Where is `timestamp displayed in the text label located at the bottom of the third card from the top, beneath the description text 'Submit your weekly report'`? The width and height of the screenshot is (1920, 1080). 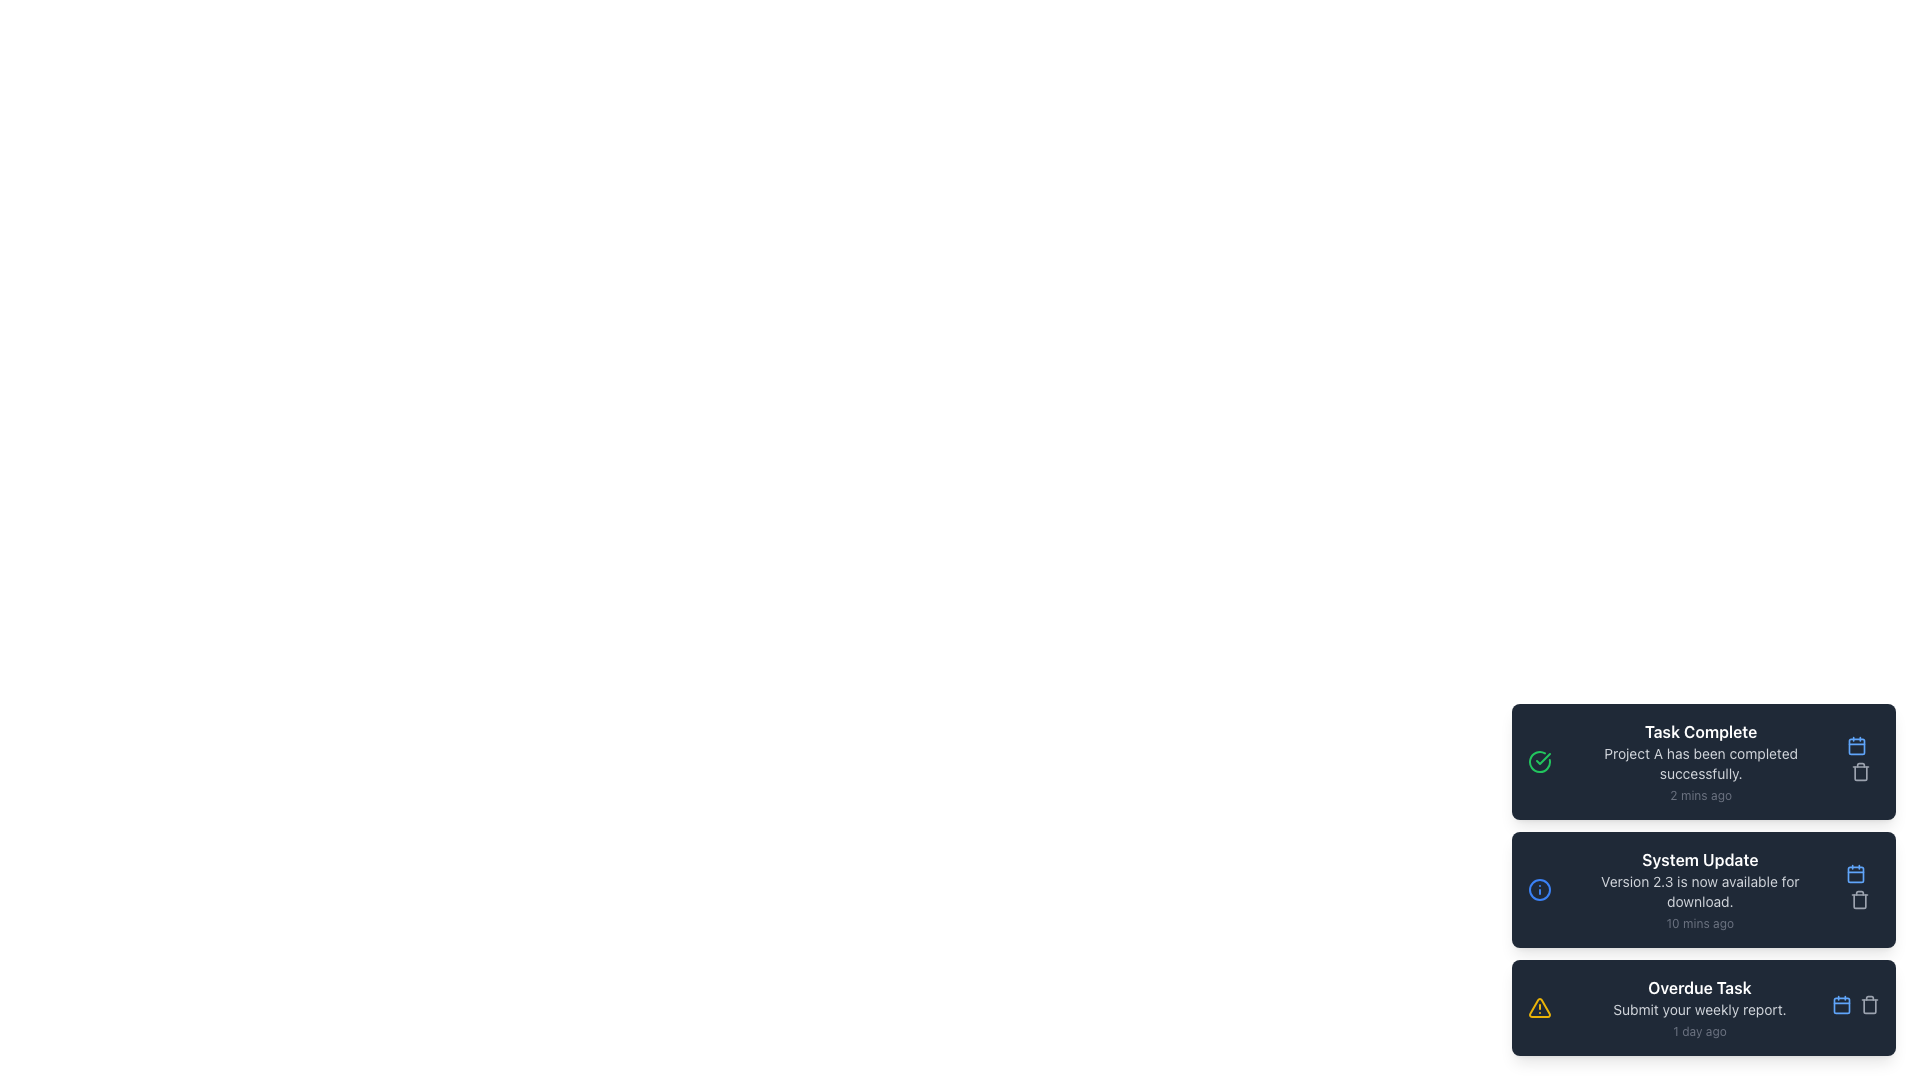 timestamp displayed in the text label located at the bottom of the third card from the top, beneath the description text 'Submit your weekly report' is located at coordinates (1698, 1032).